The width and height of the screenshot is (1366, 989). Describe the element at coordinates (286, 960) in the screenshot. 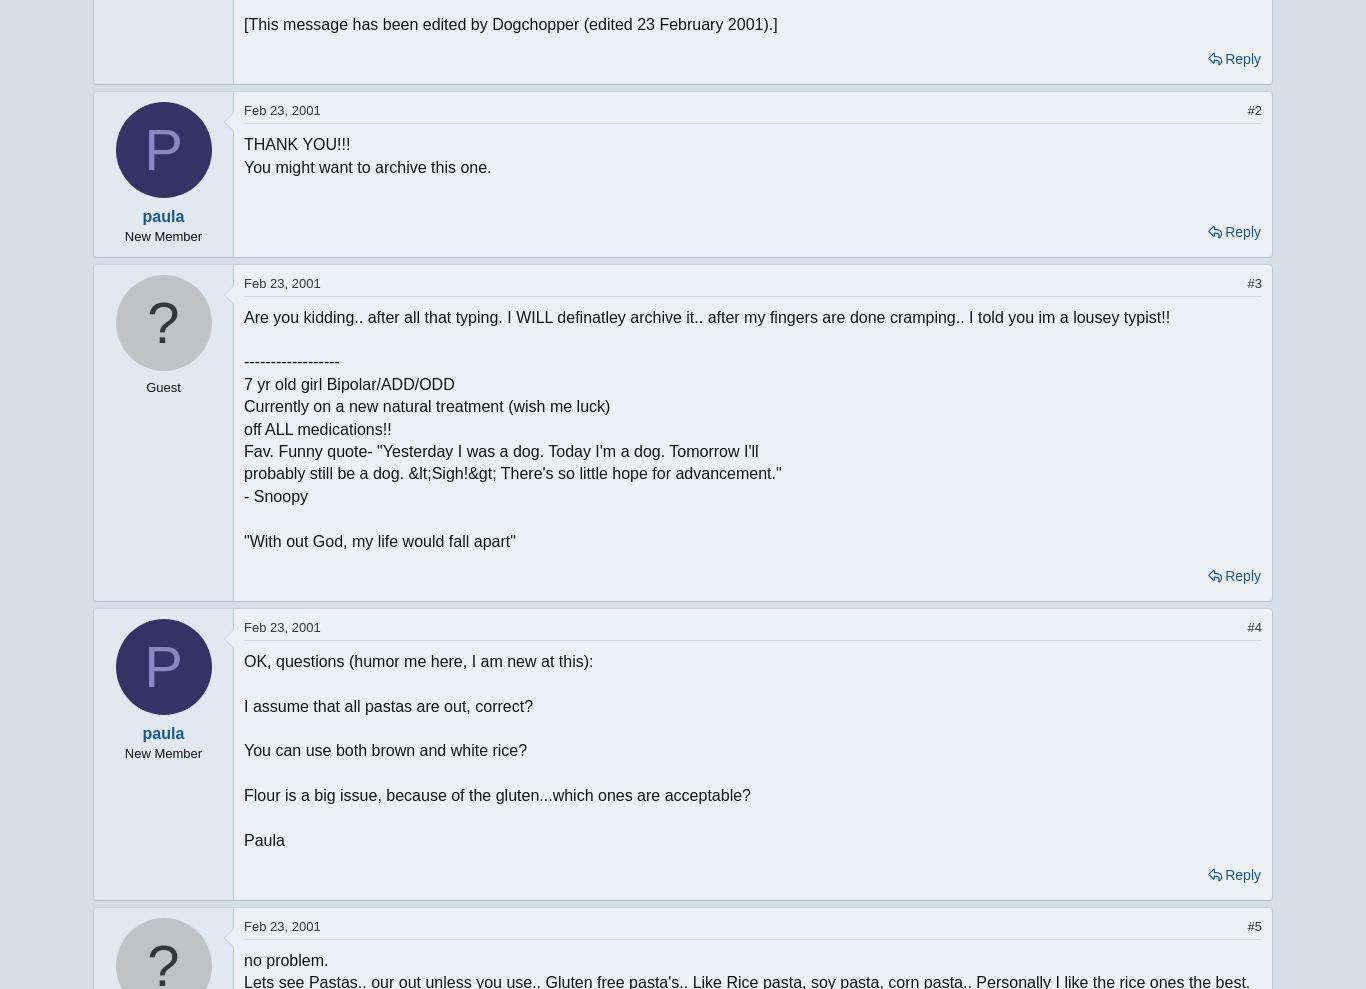

I see `'no problem.'` at that location.